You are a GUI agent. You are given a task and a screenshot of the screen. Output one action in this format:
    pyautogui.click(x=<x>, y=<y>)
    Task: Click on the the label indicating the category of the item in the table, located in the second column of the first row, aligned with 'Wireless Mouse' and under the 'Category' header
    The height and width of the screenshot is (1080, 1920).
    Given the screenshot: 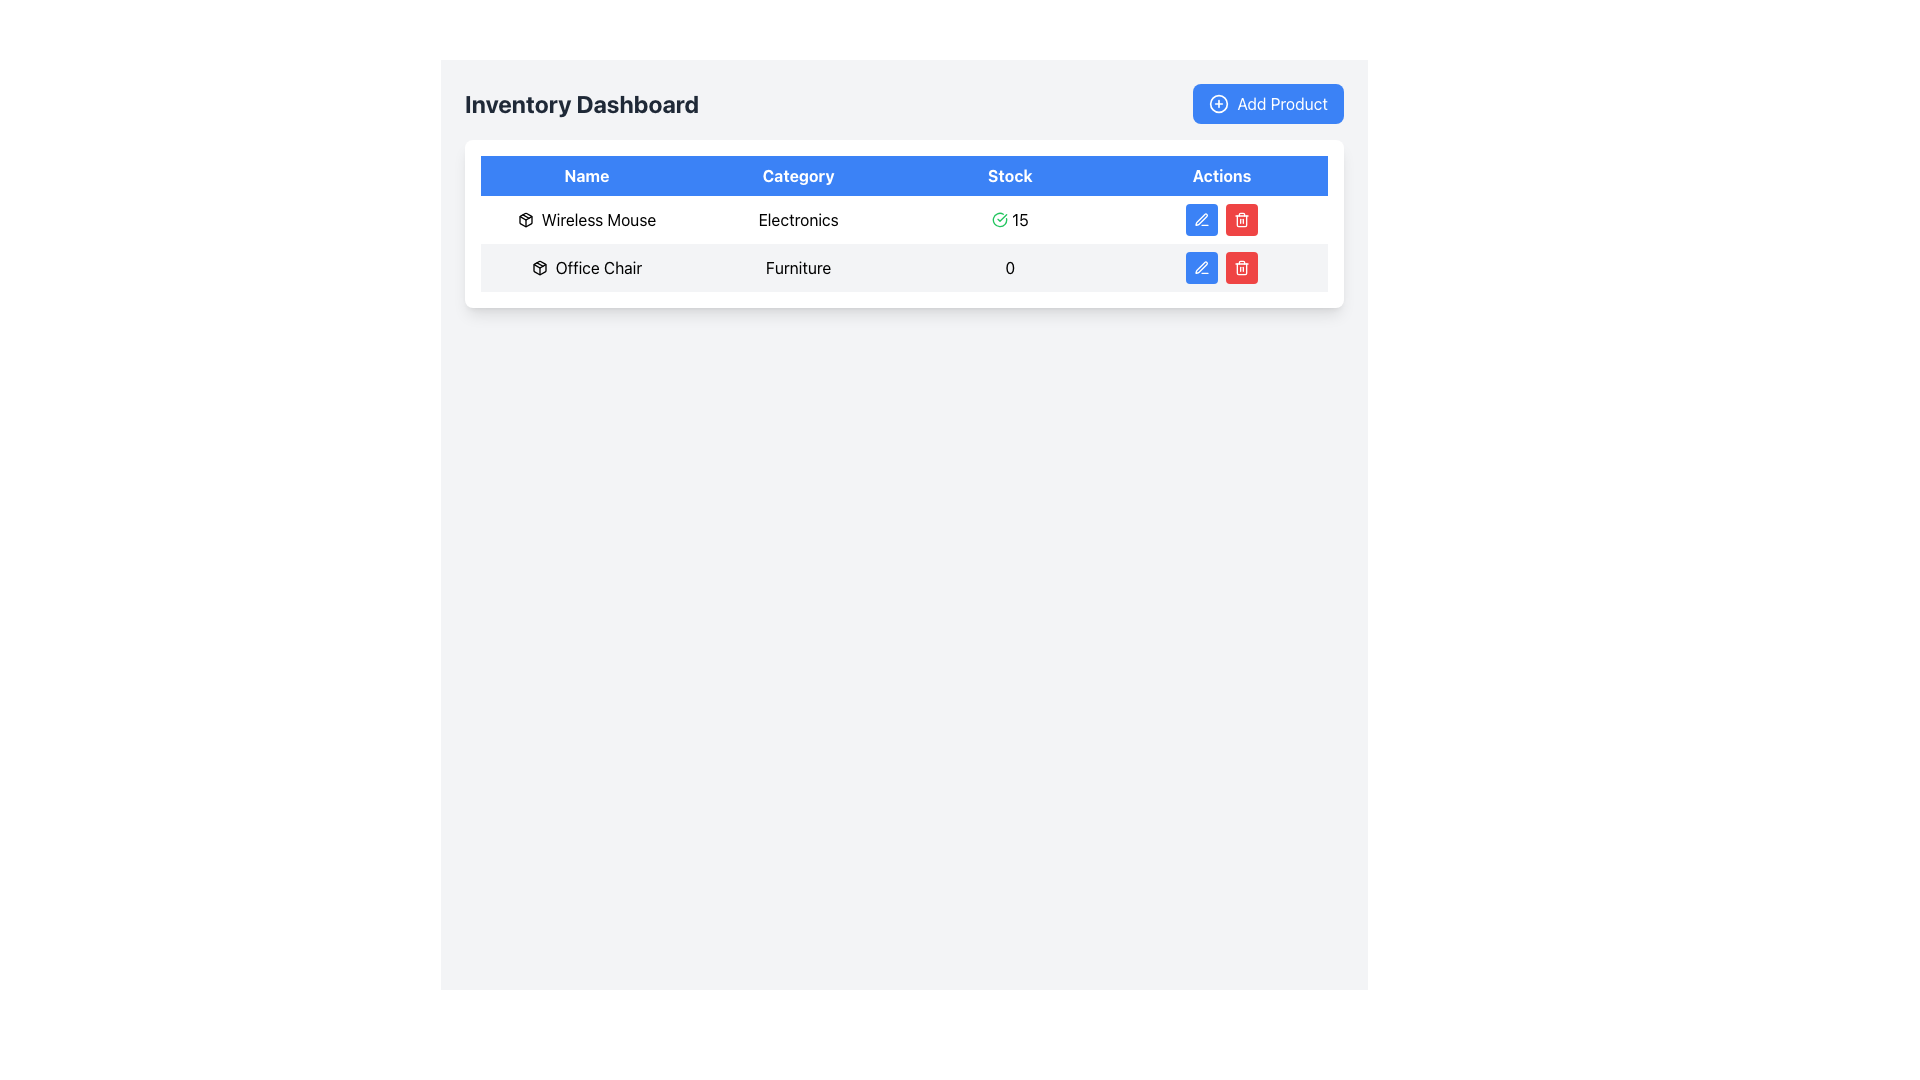 What is the action you would take?
    pyautogui.click(x=797, y=219)
    